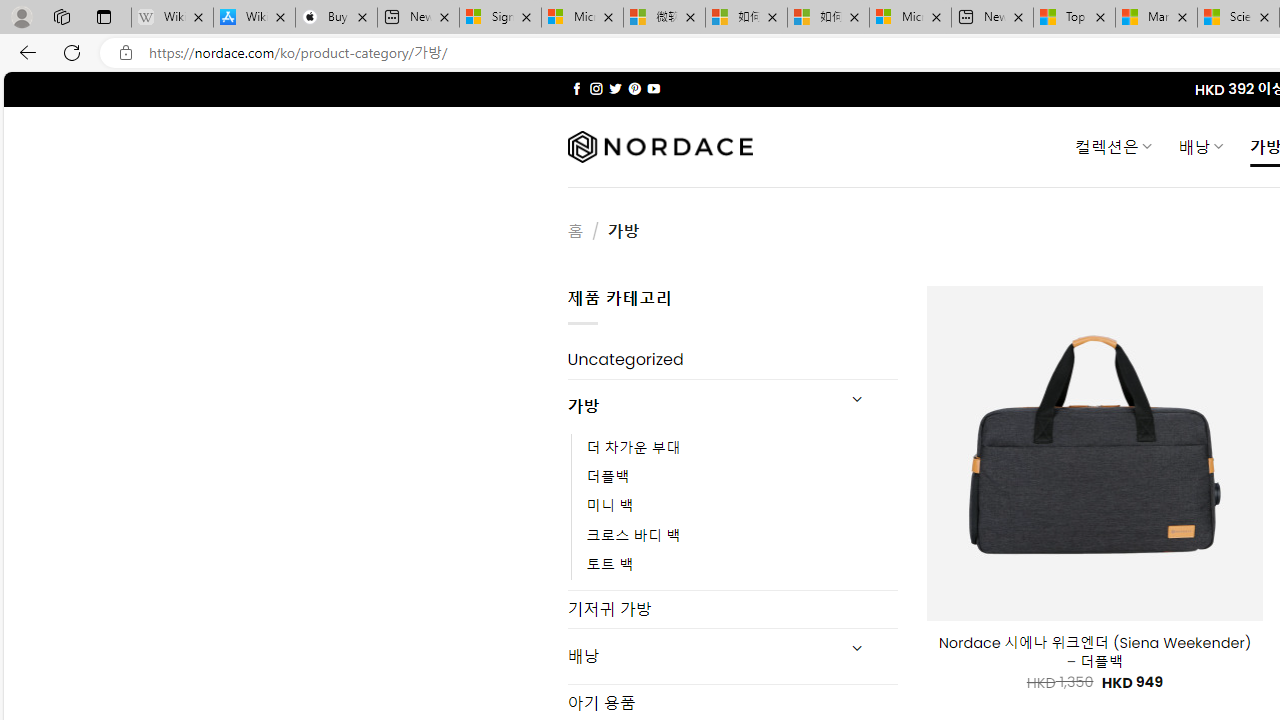 This screenshot has width=1280, height=720. I want to click on 'Microsoft account | Account Checkup', so click(909, 17).